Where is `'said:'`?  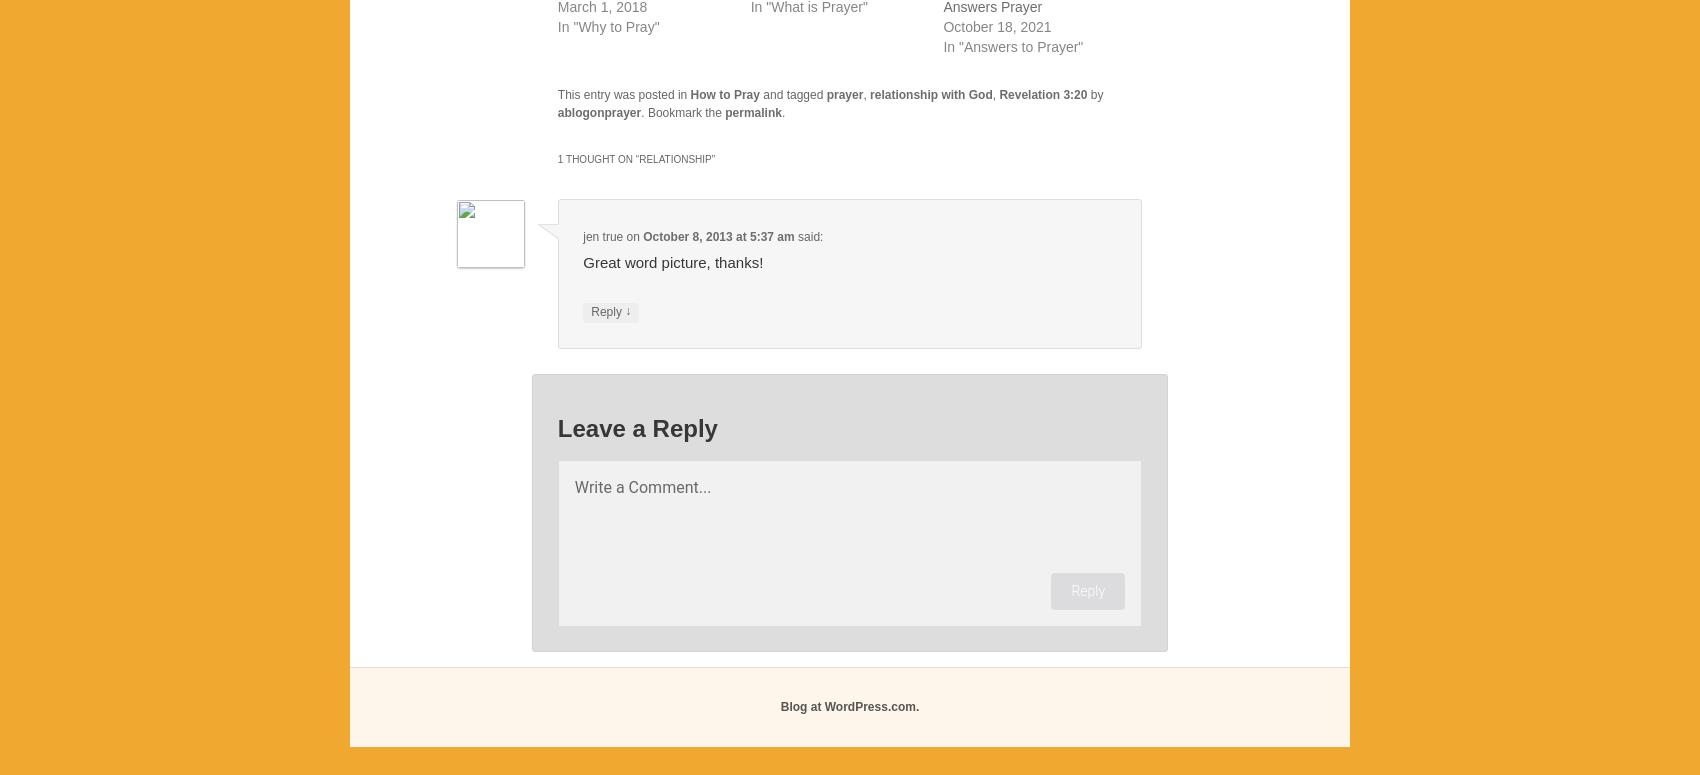
'said:' is located at coordinates (809, 235).